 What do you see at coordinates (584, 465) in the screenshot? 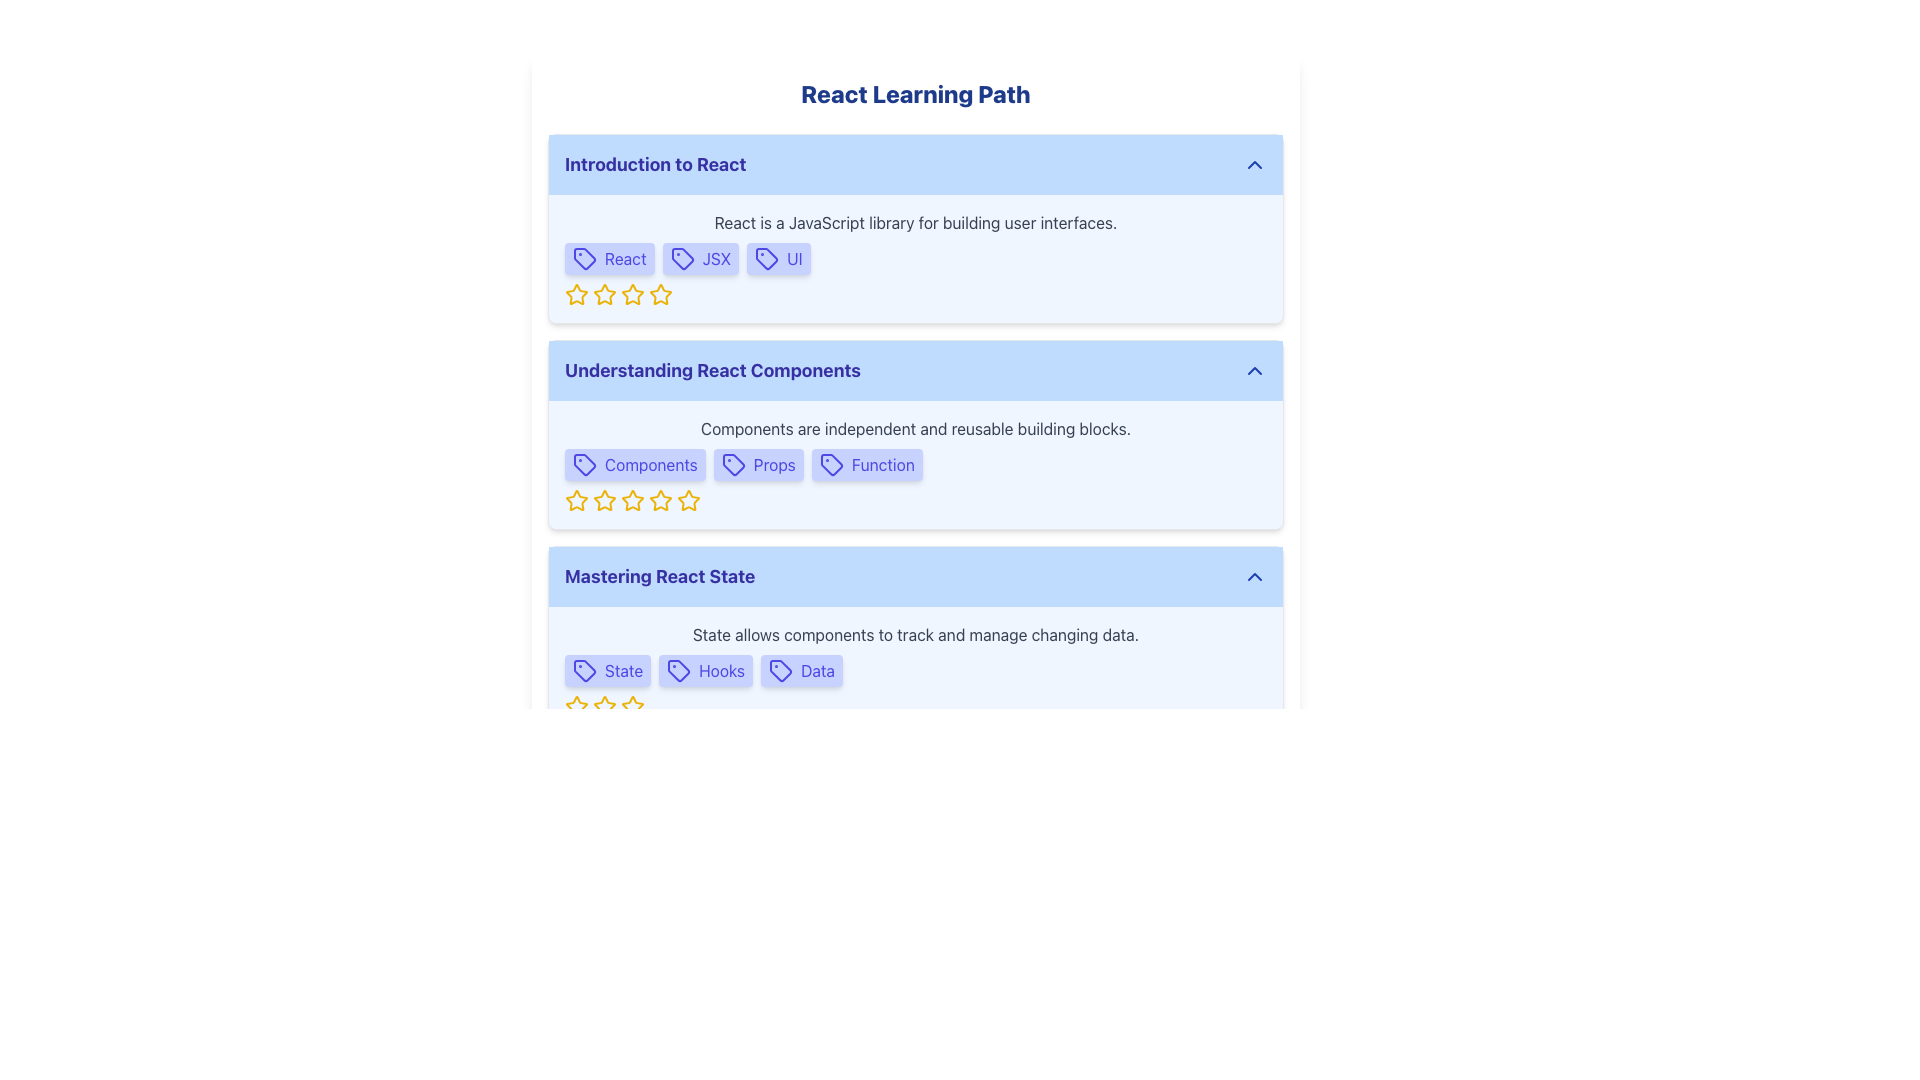
I see `the icon representing the 'Components' label in the 'Understanding React Components' section` at bounding box center [584, 465].